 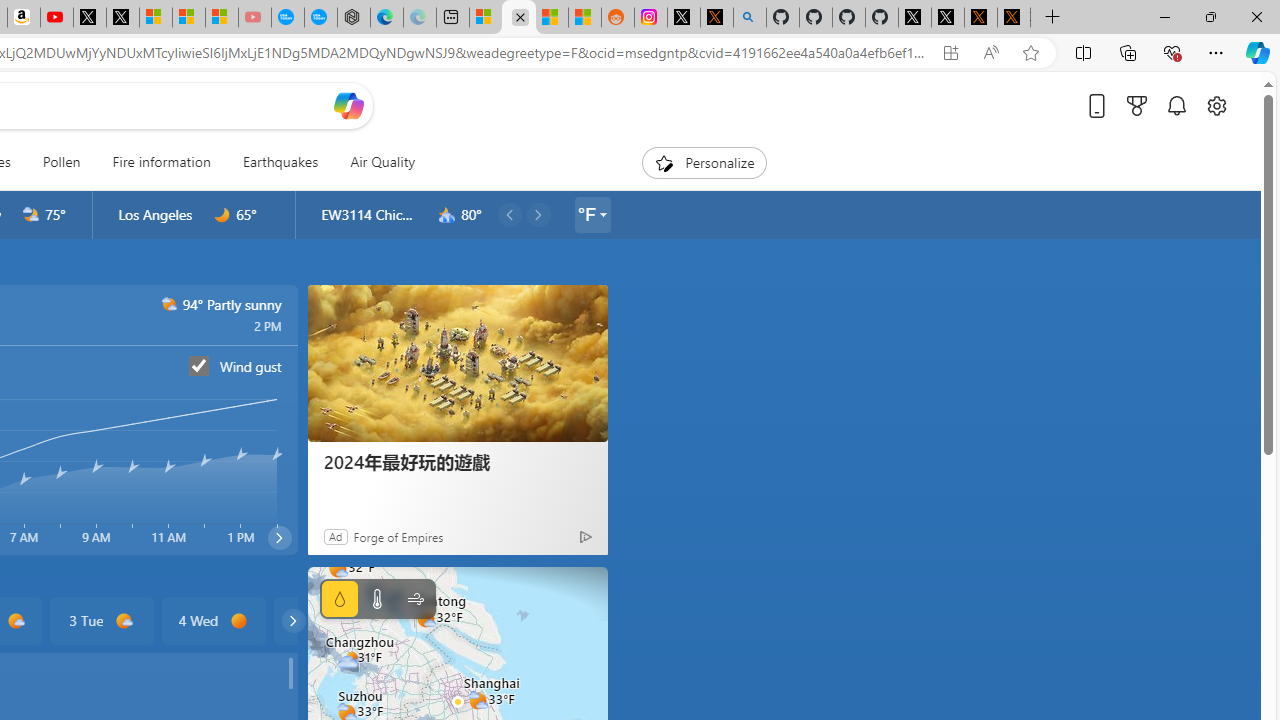 I want to click on 'Temperature', so click(x=376, y=598).